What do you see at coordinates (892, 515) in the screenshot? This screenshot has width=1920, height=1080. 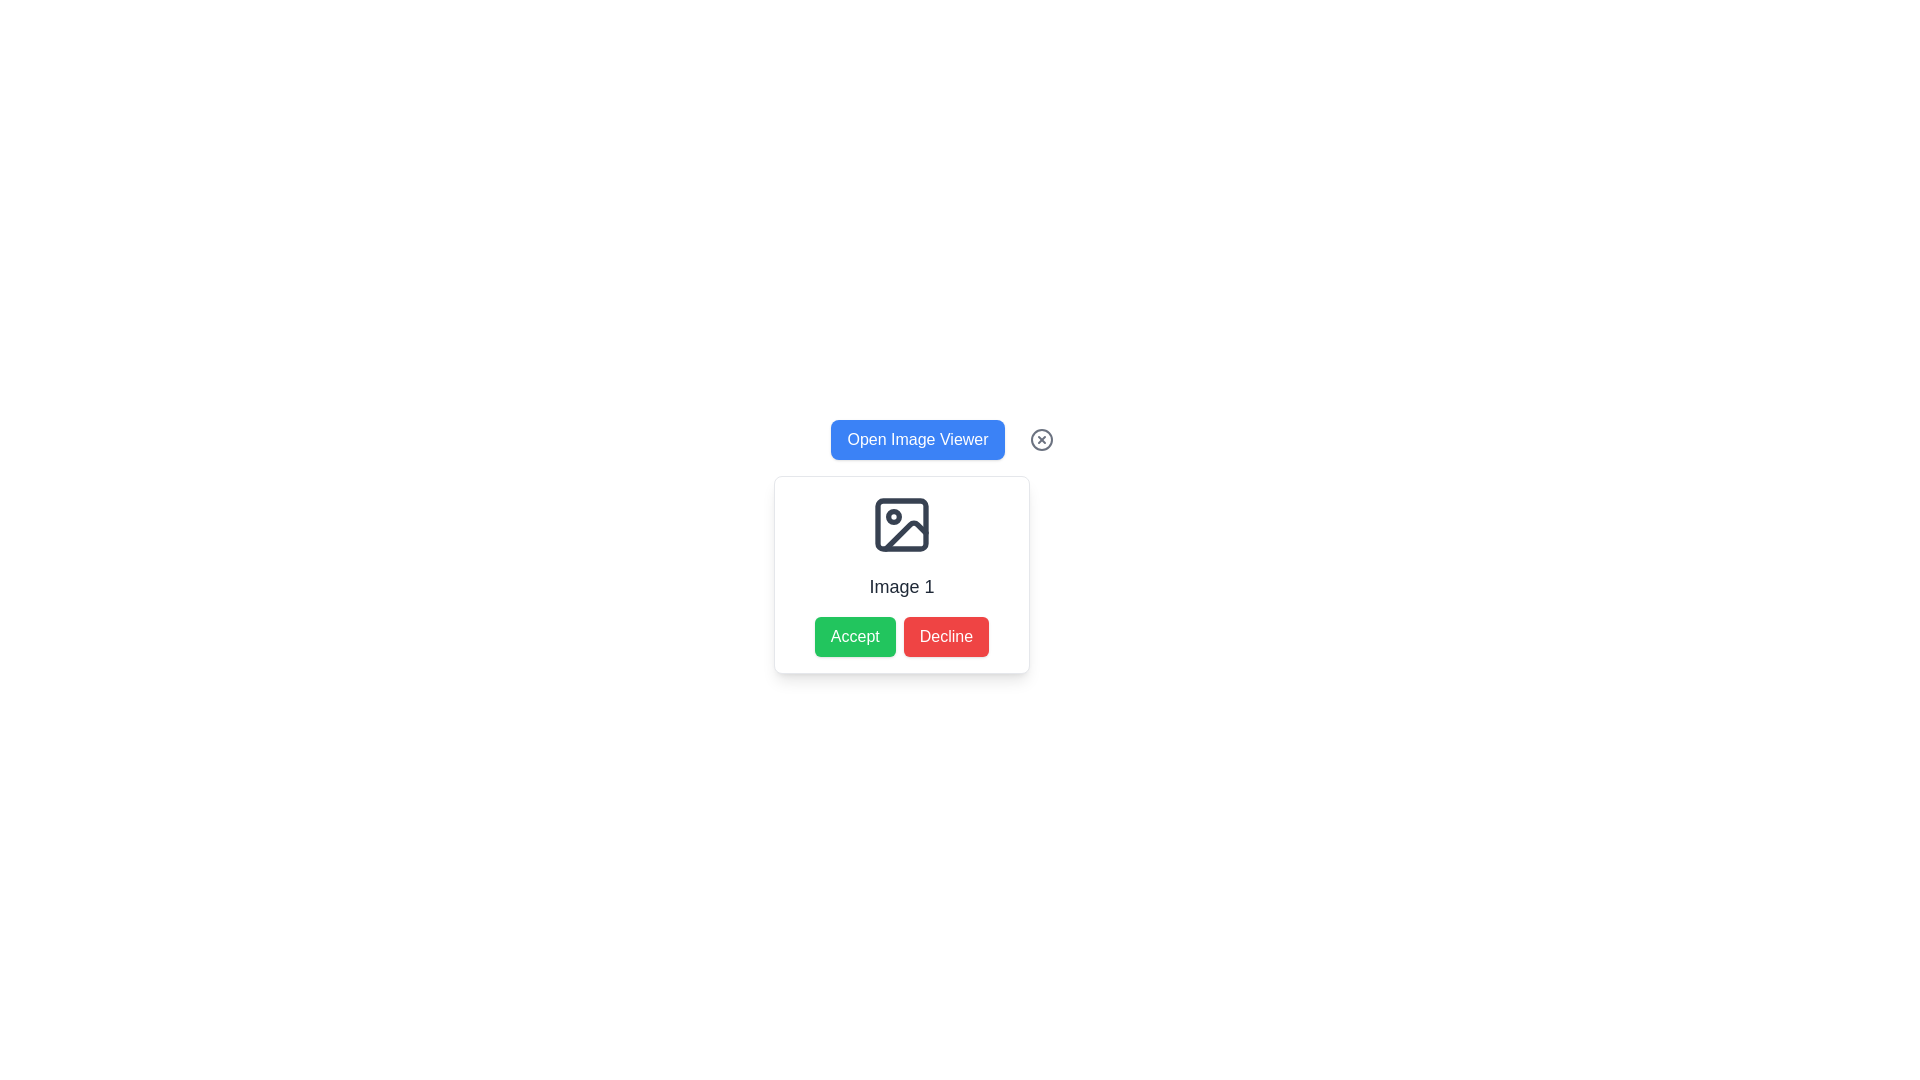 I see `the small circular shape located in the center of the image icon representing 'Image 1'` at bounding box center [892, 515].